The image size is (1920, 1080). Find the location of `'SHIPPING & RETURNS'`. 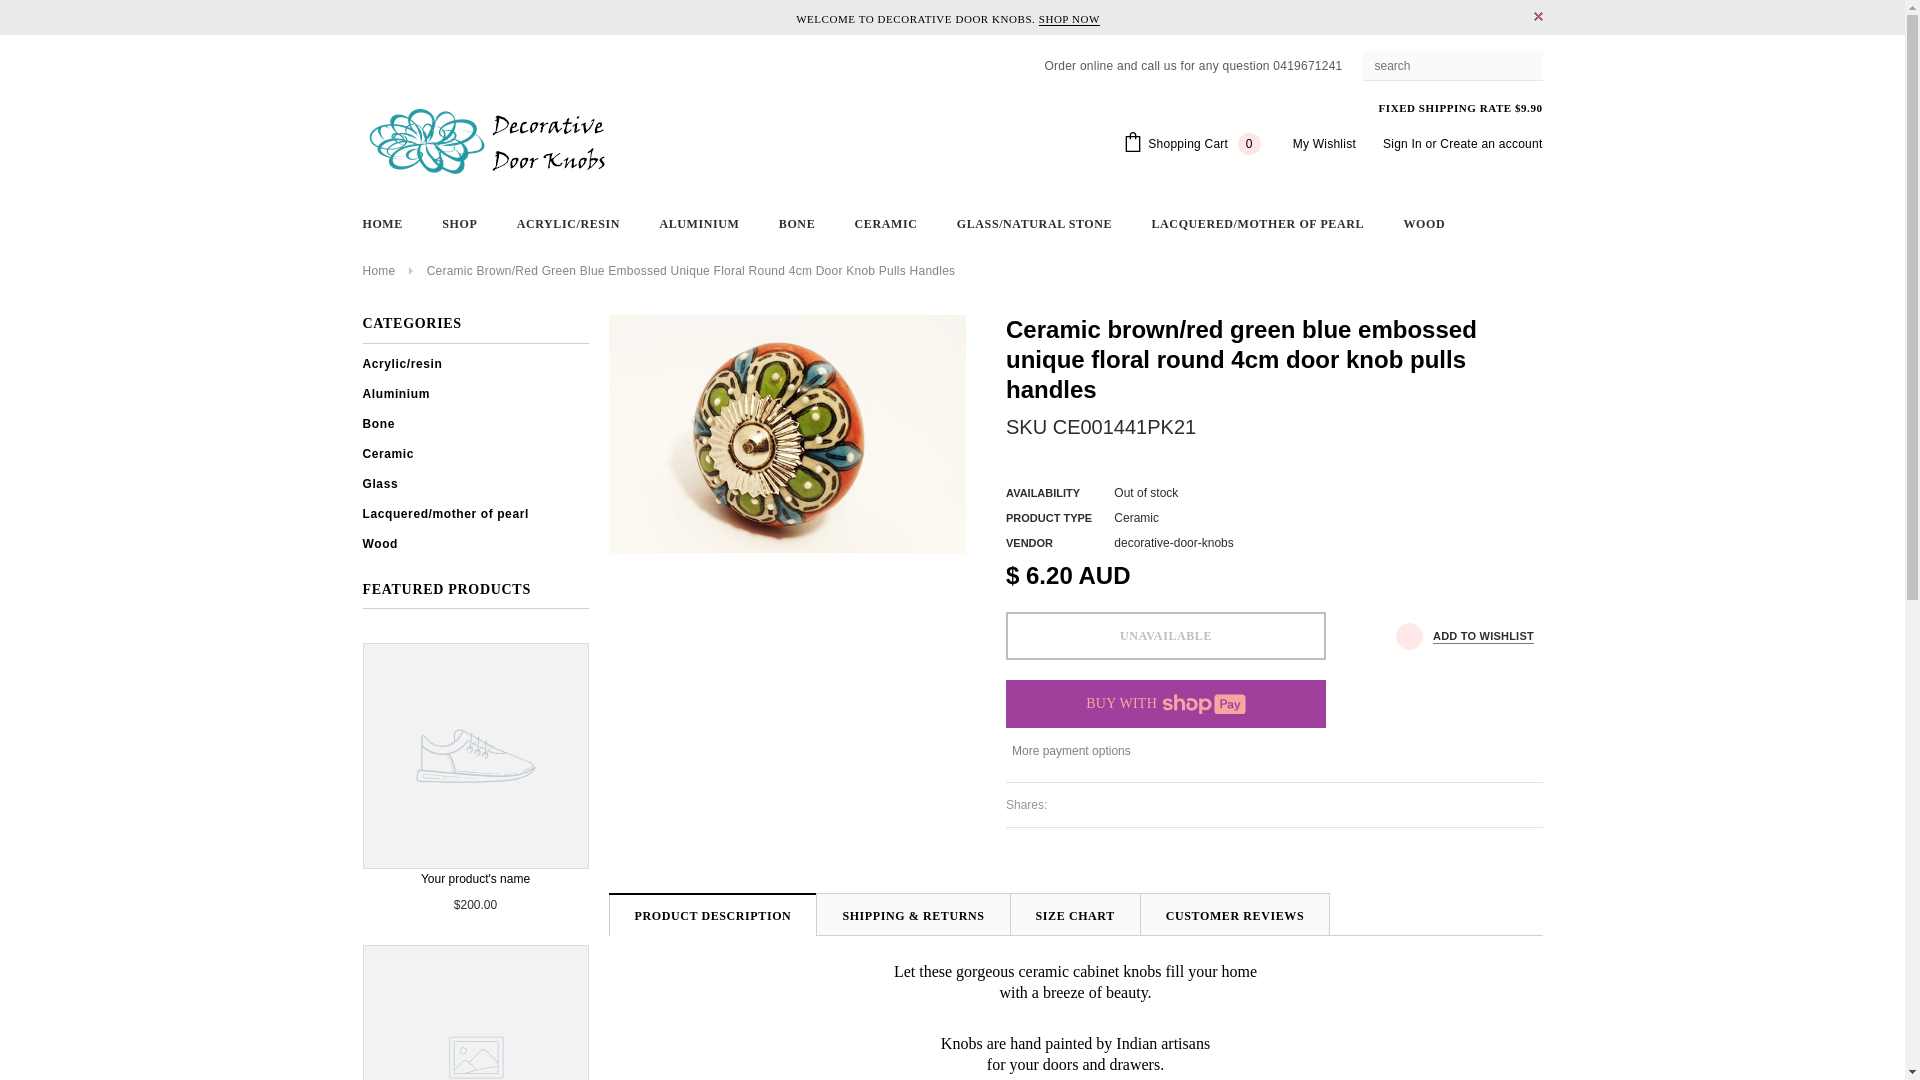

'SHIPPING & RETURNS' is located at coordinates (816, 914).